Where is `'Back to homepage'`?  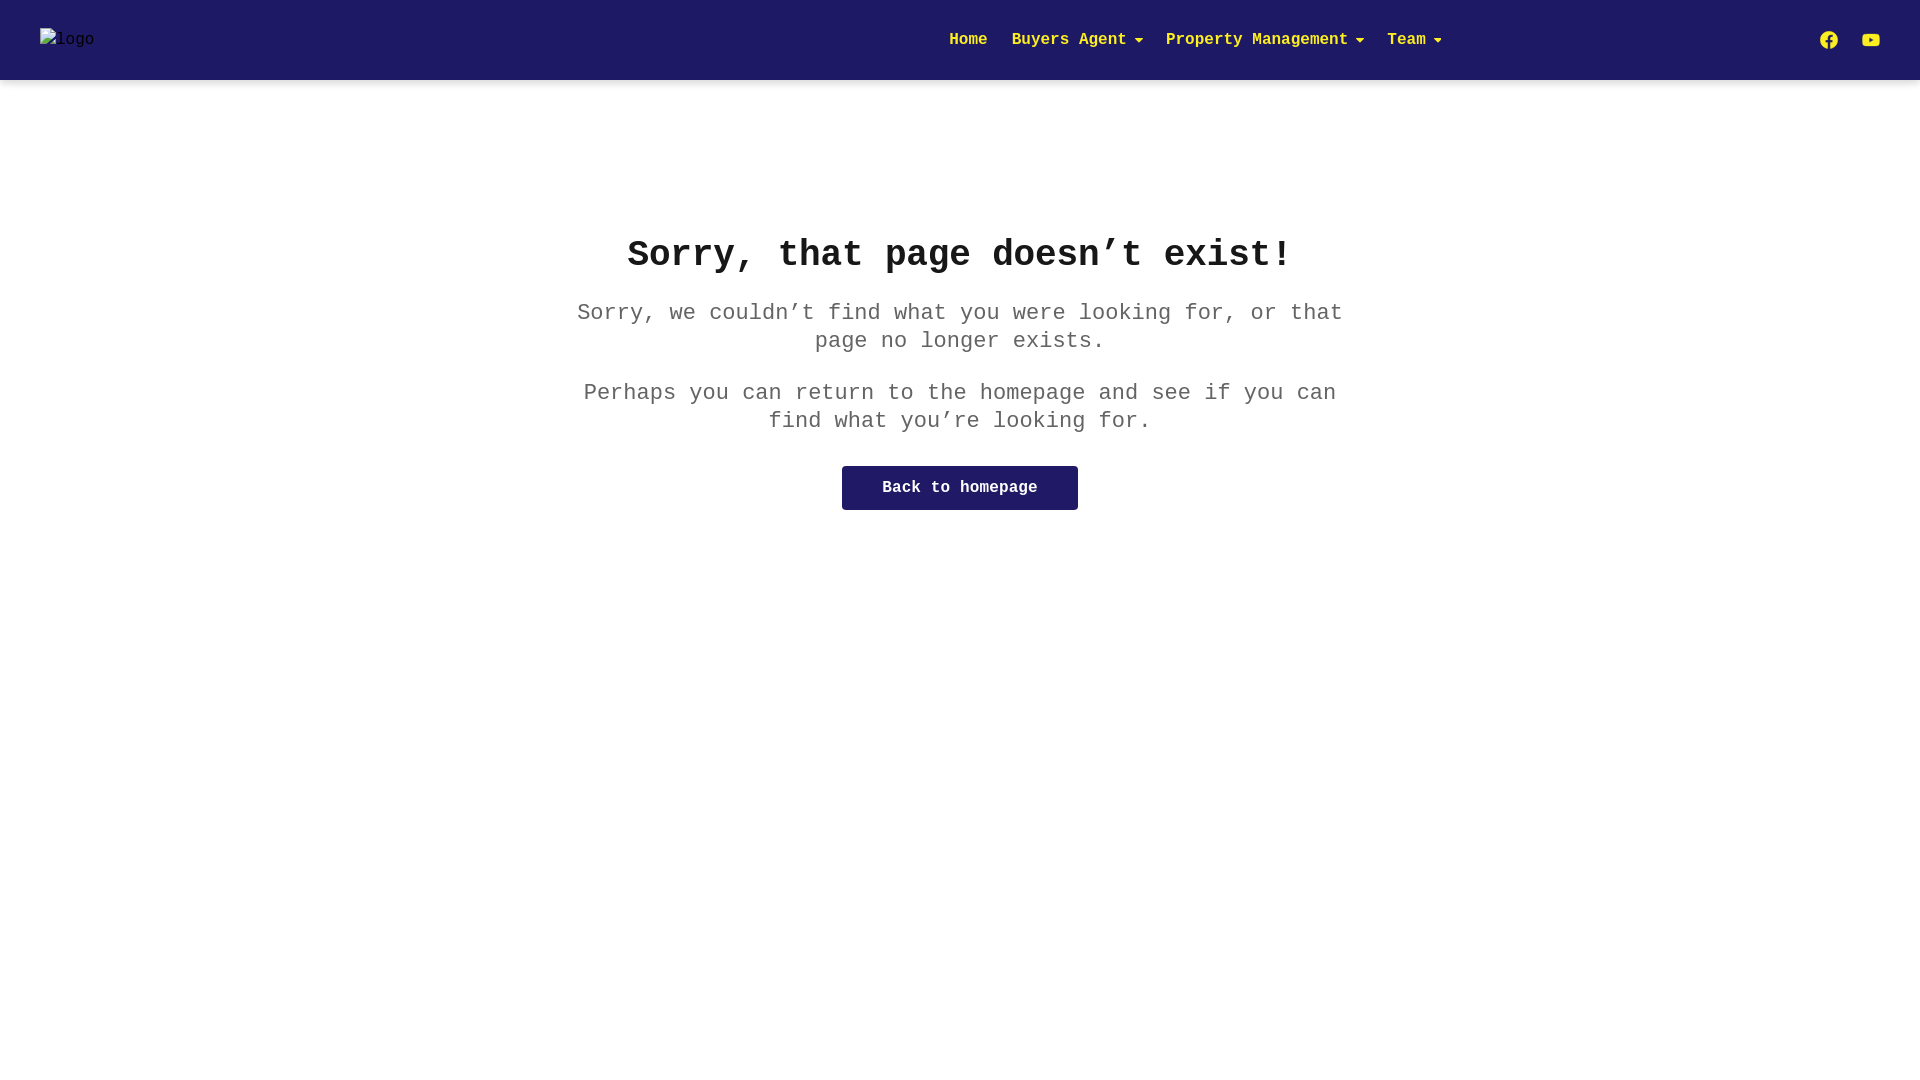
'Back to homepage' is located at coordinates (841, 488).